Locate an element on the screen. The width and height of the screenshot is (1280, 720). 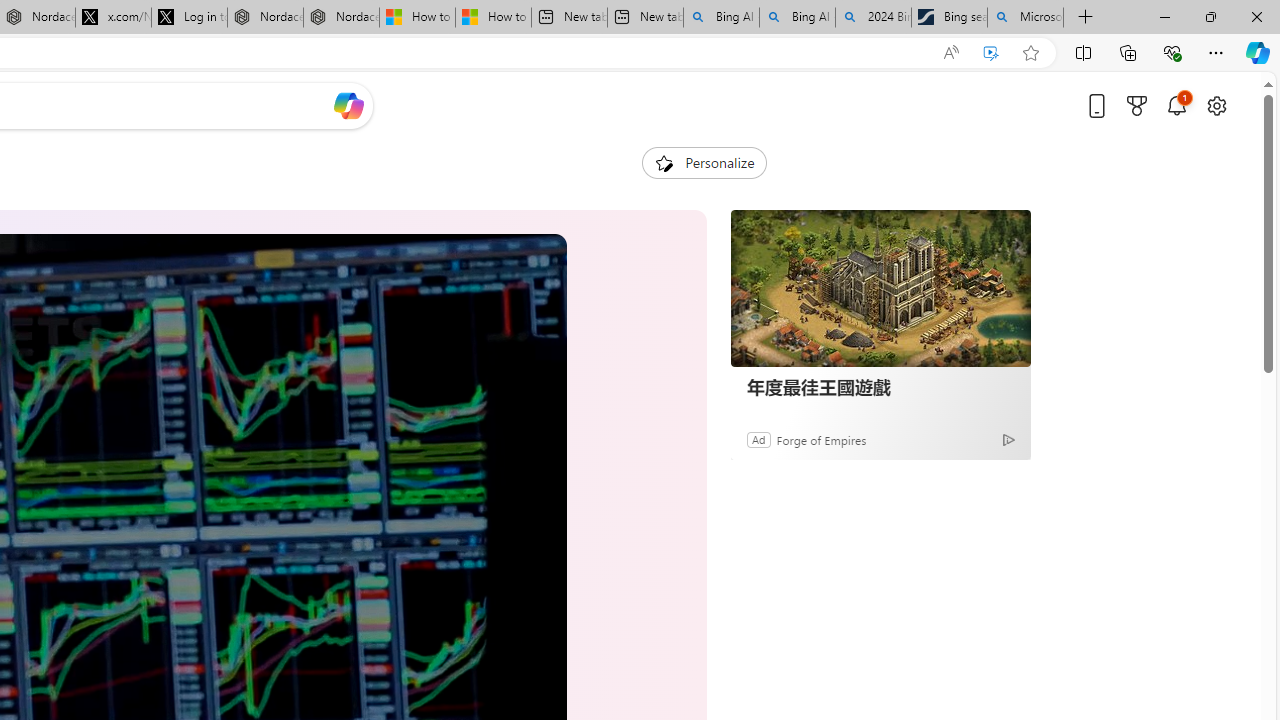
'Read aloud this page (Ctrl+Shift+U)' is located at coordinates (950, 52).